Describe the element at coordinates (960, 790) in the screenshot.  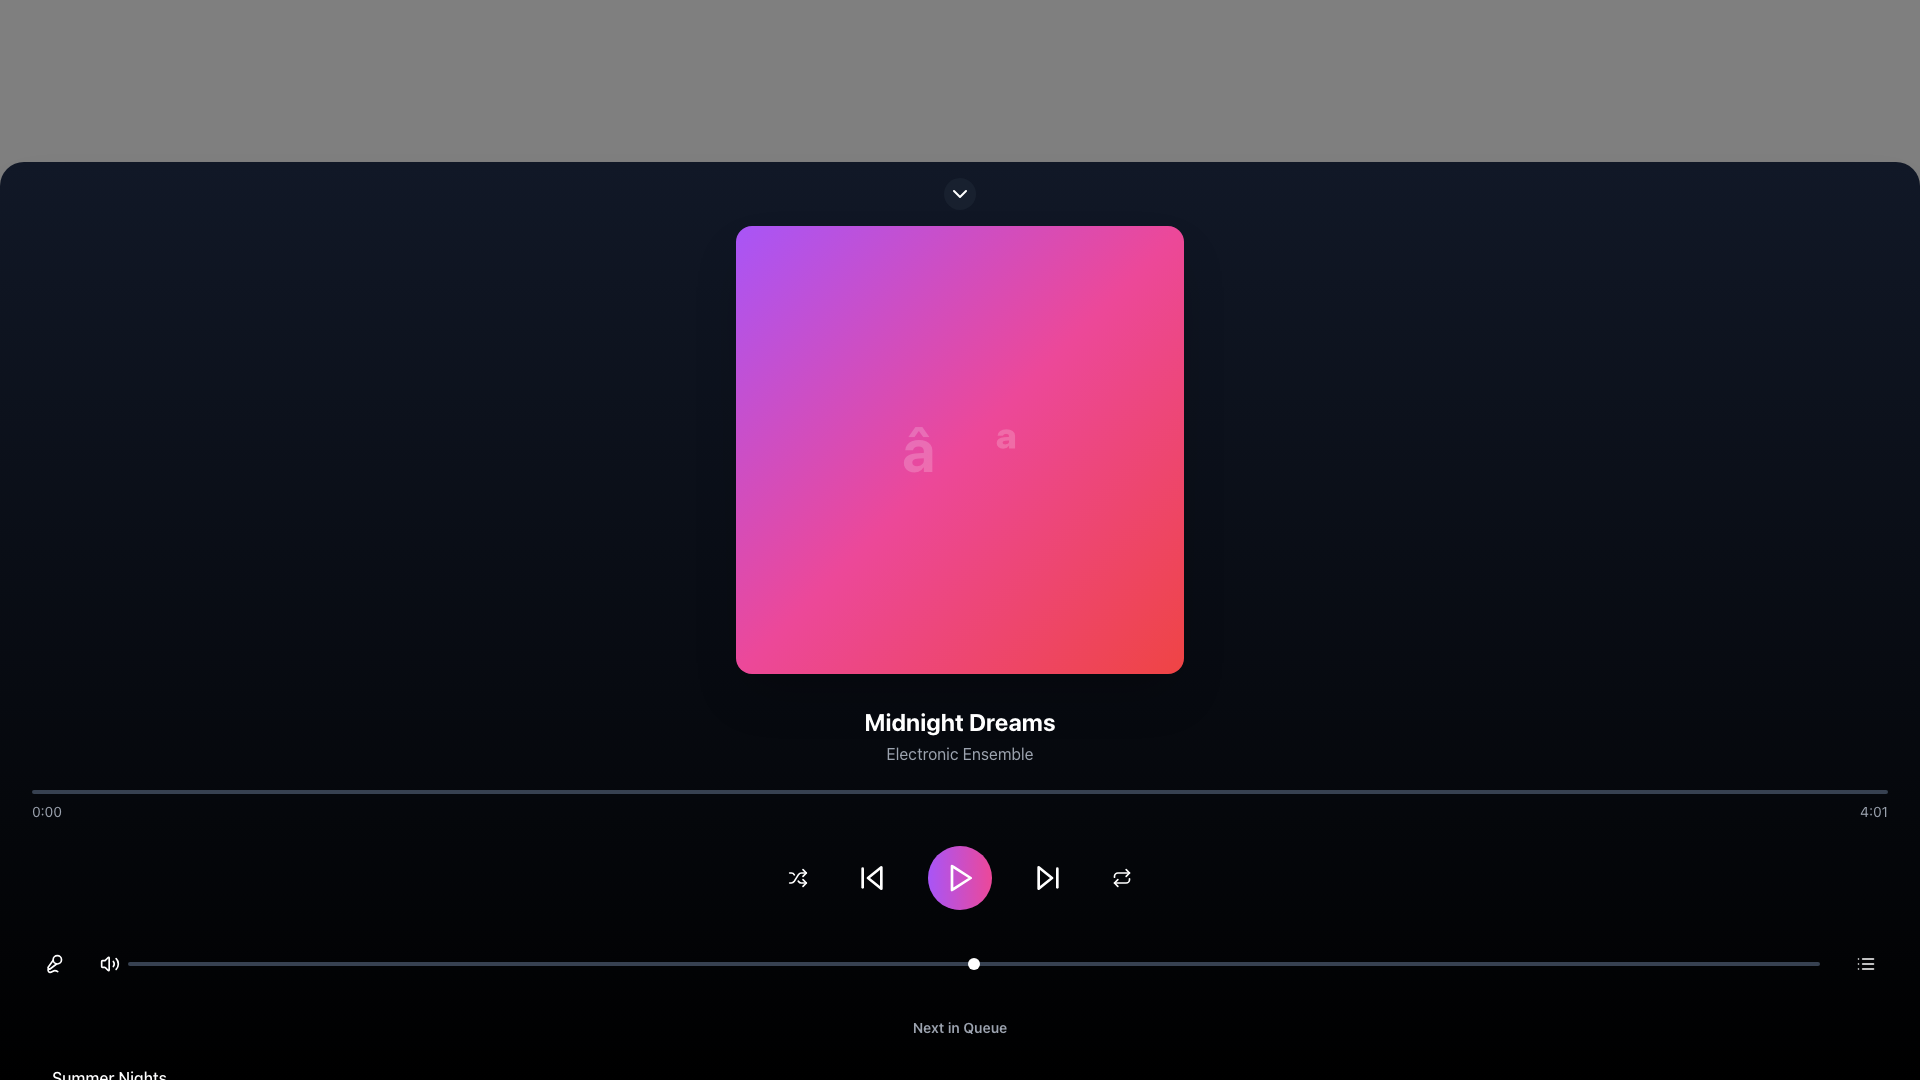
I see `the progress bar located below the song title and artist information to seek to a specific point in the media timeline` at that location.